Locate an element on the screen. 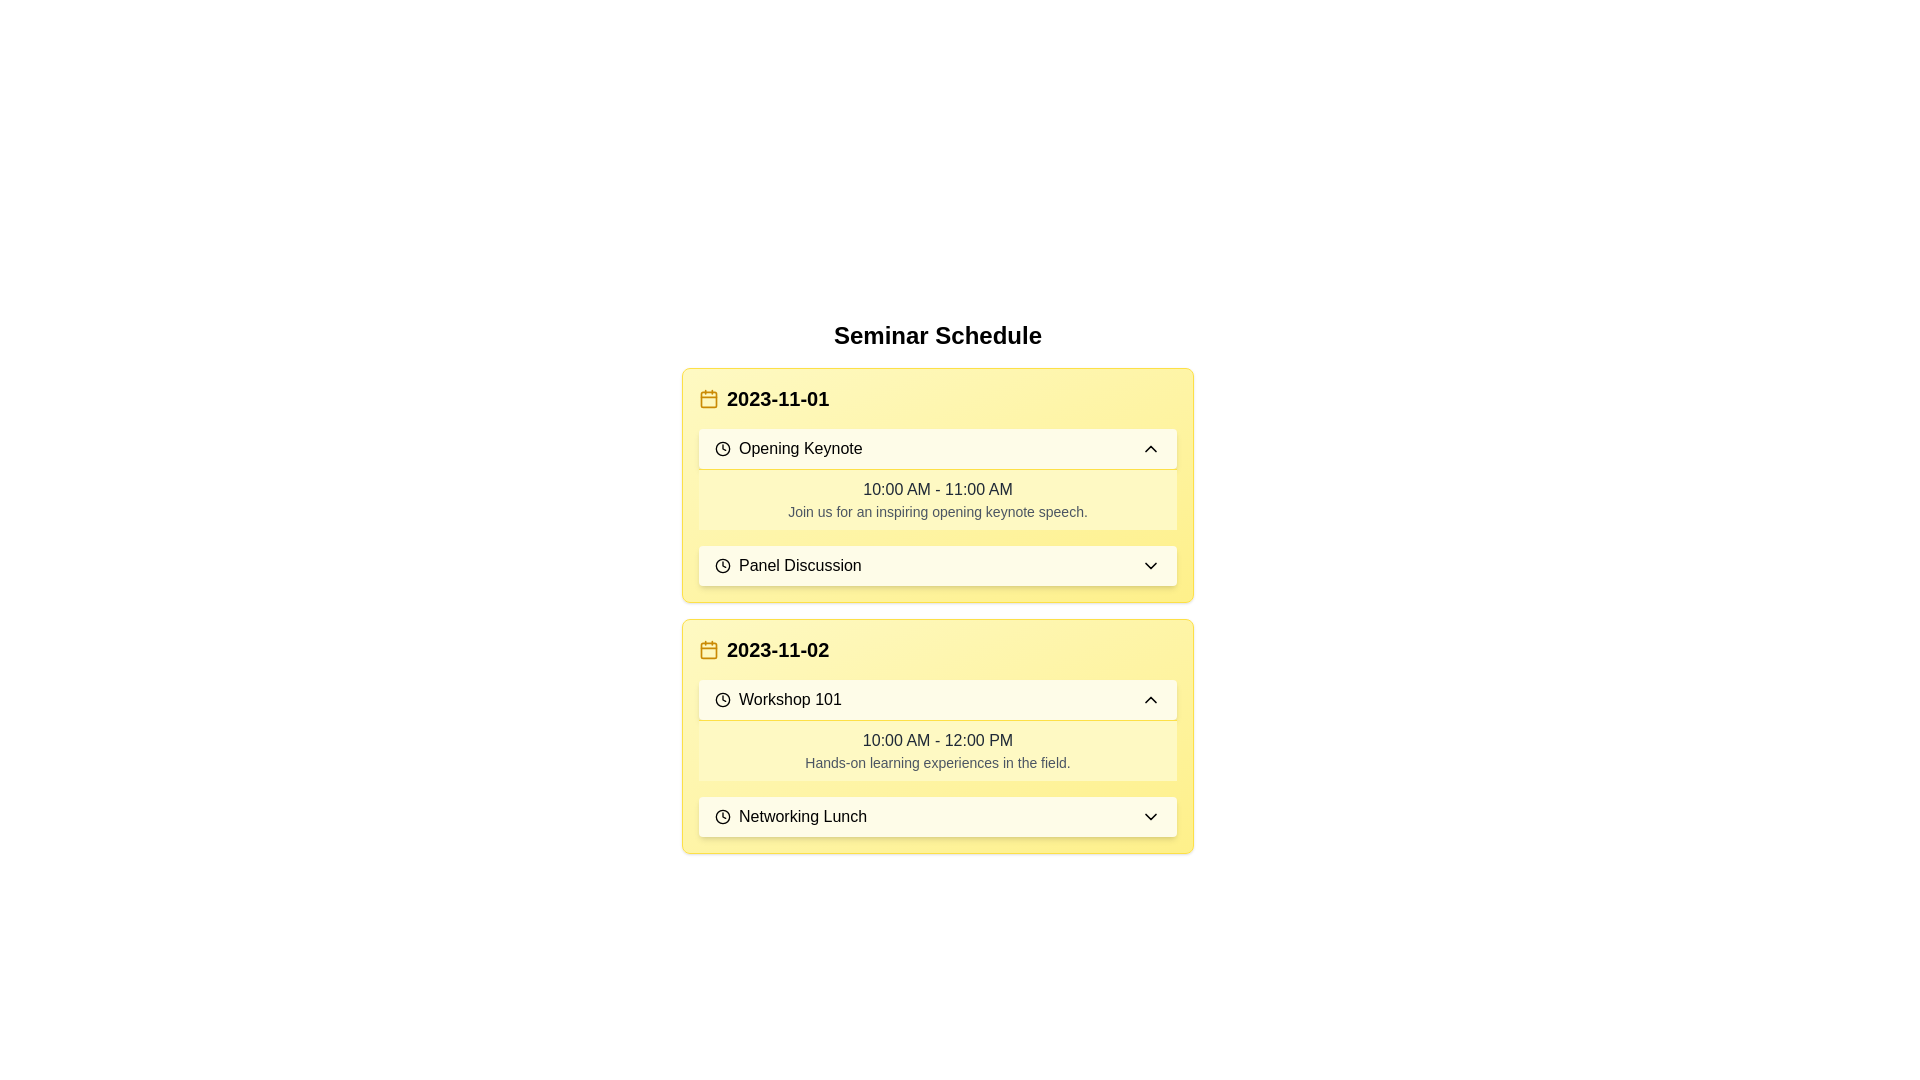  the 'Networking Lunch' event icon-label pair located within the yellow card under the section for the date '2023-11-02', positioned below 'Workshop 101' is located at coordinates (790, 817).